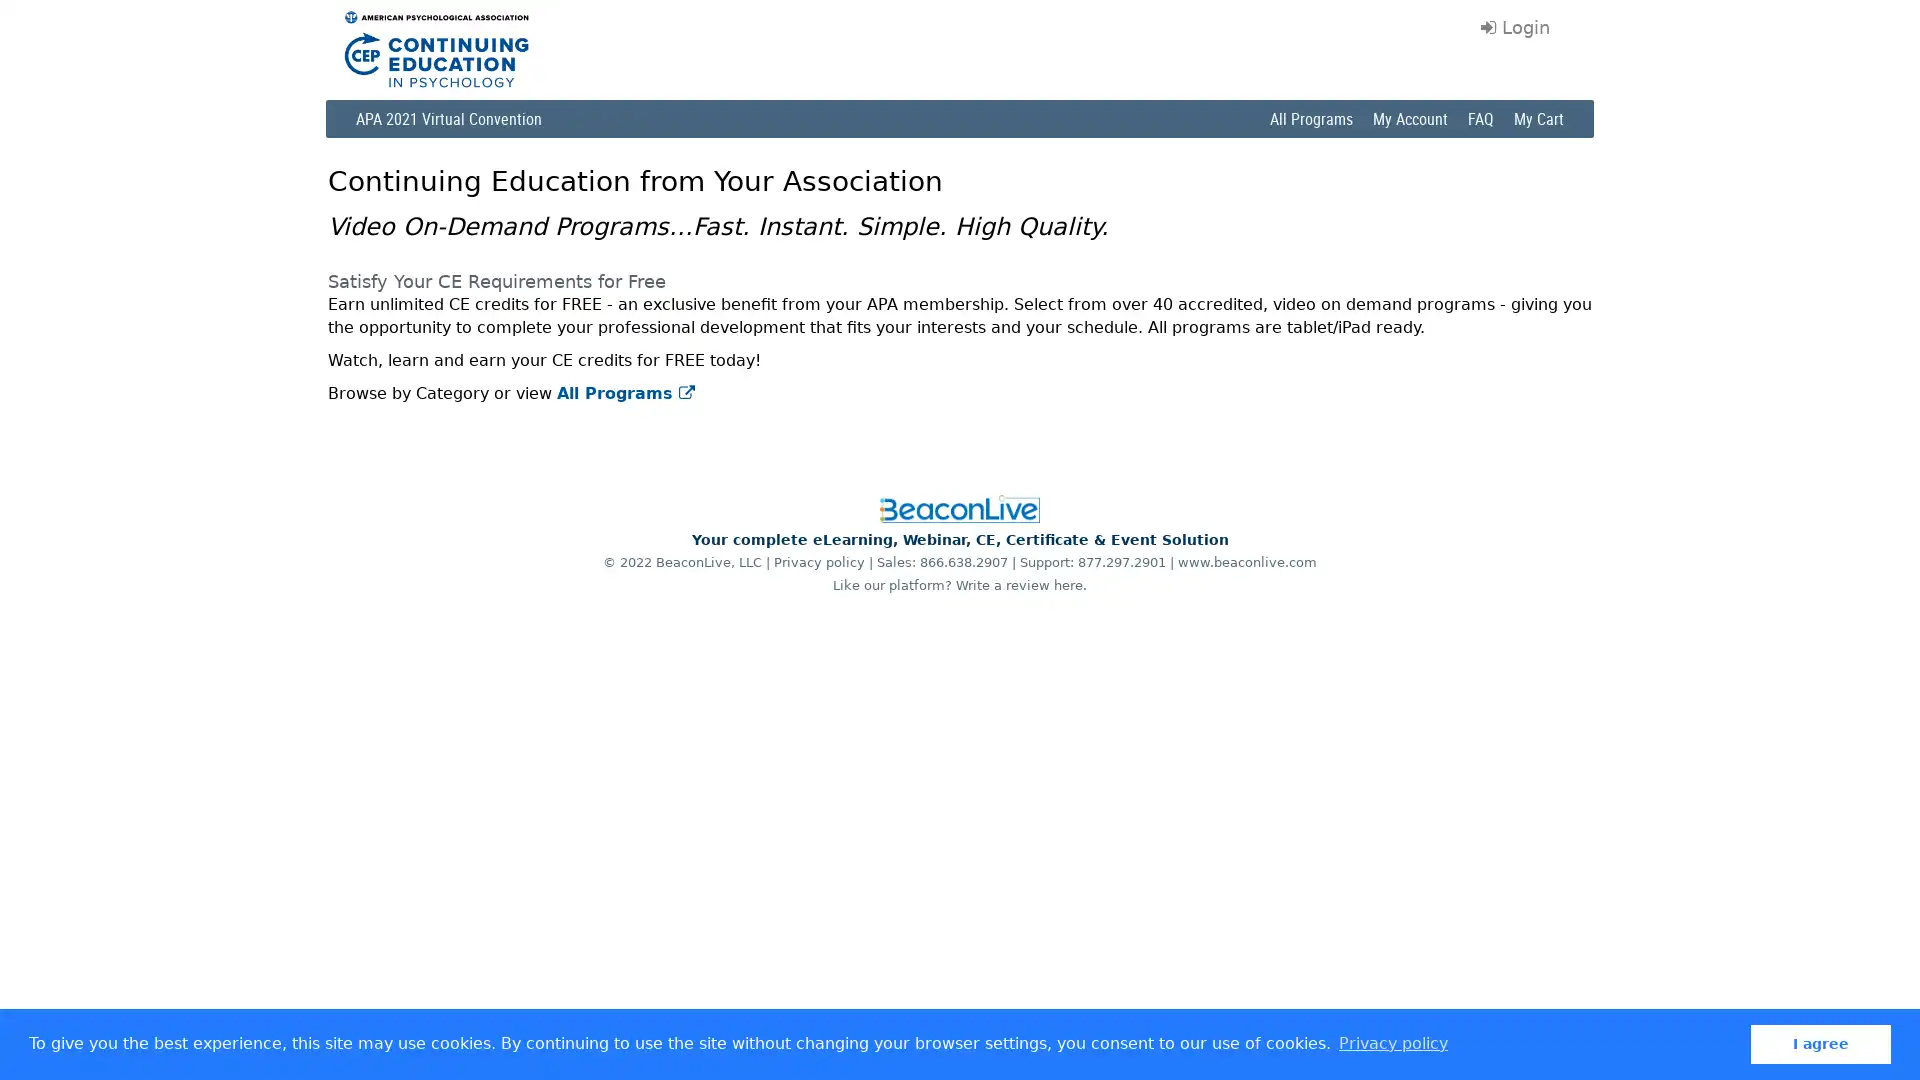  Describe the element at coordinates (1391, 1043) in the screenshot. I see `learn more about cookies` at that location.